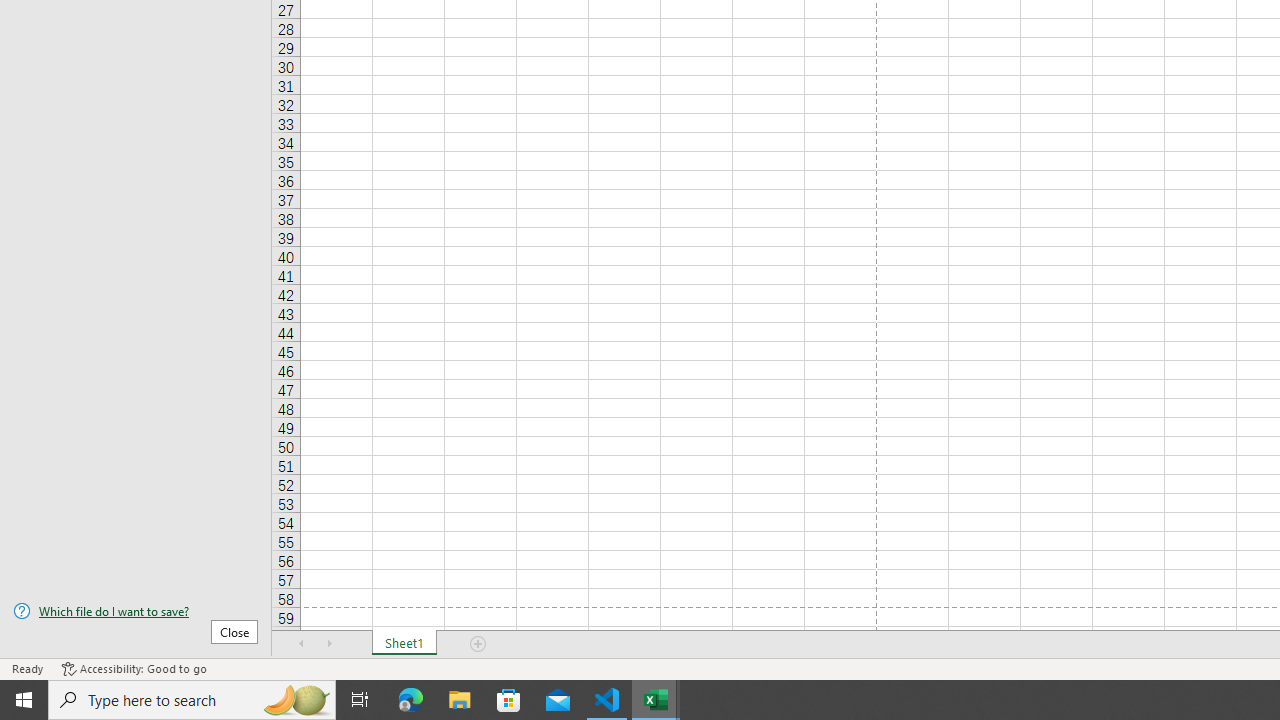 The image size is (1280, 720). I want to click on 'File Explorer', so click(459, 698).